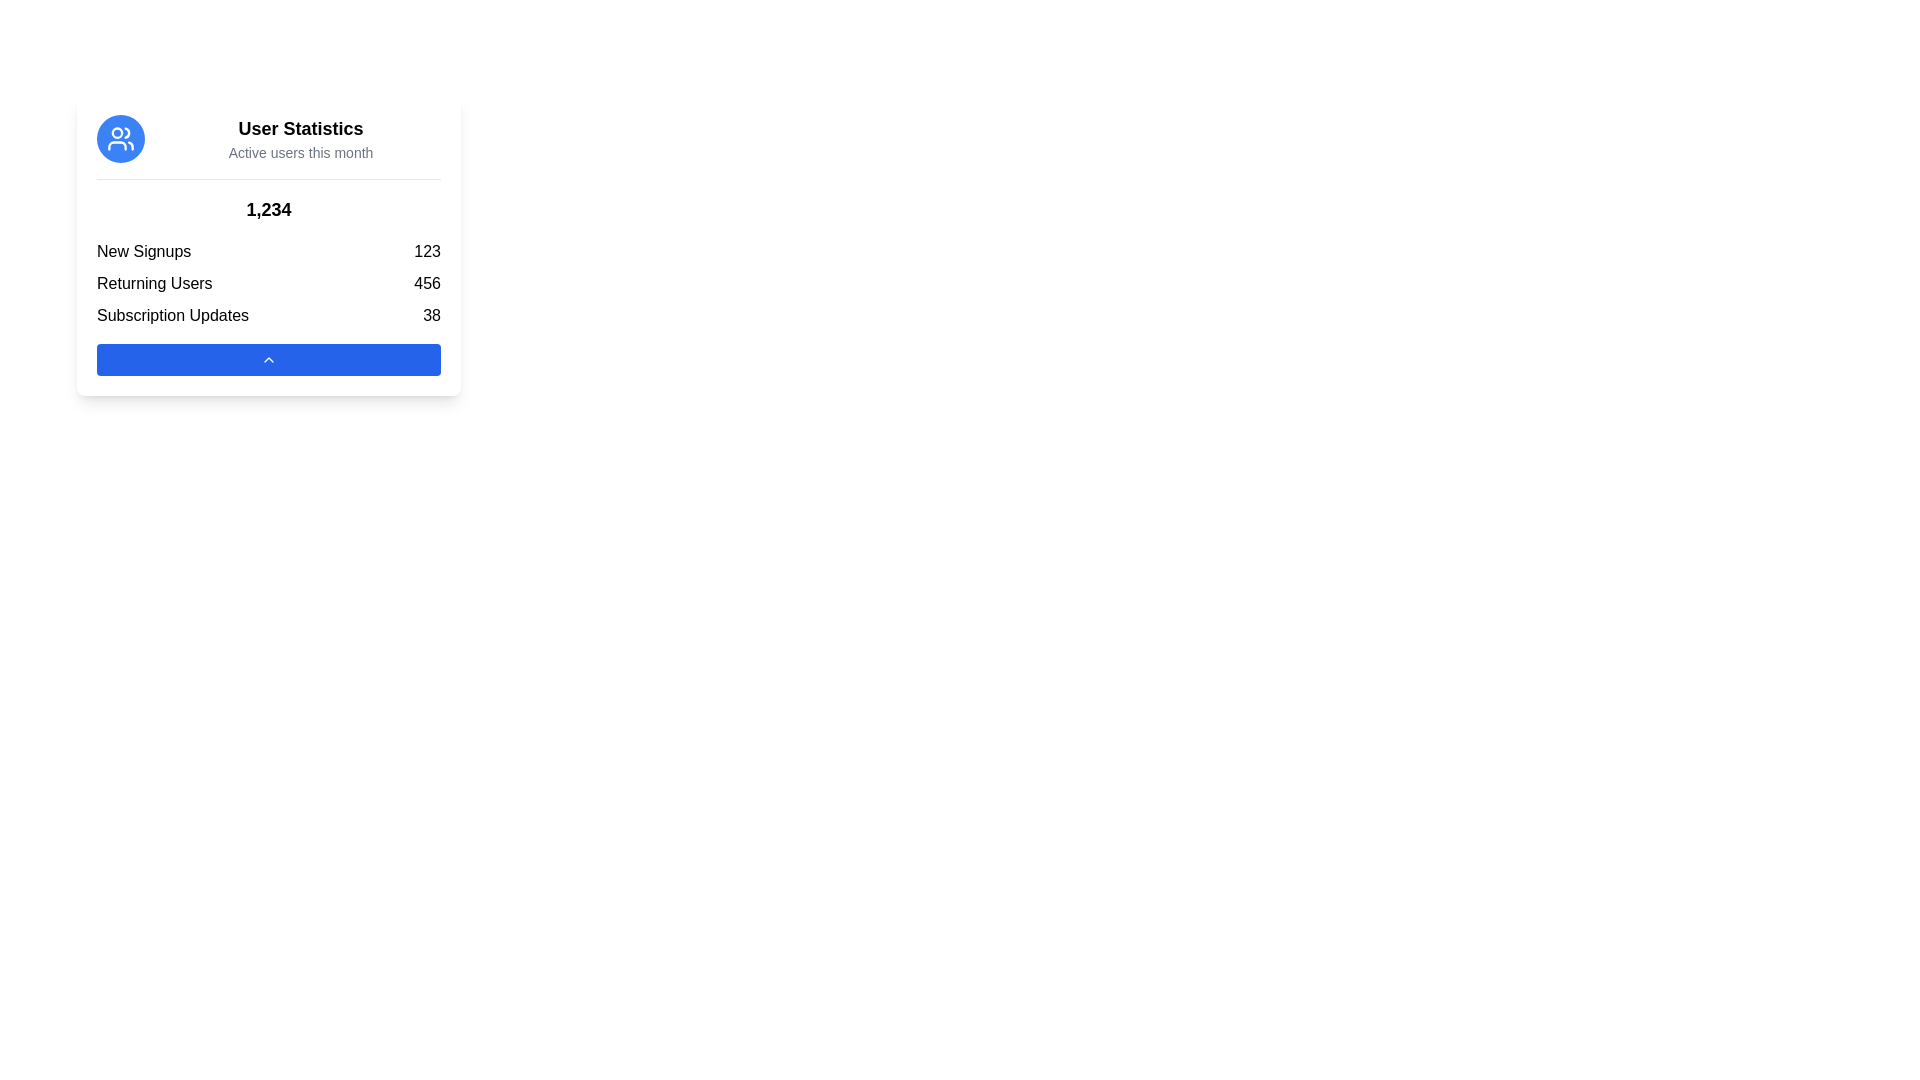 The image size is (1920, 1080). Describe the element at coordinates (300, 152) in the screenshot. I see `the text label that reads 'Active users this month', which is styled in smaller gray font and located directly below the heading 'User Statistics'` at that location.